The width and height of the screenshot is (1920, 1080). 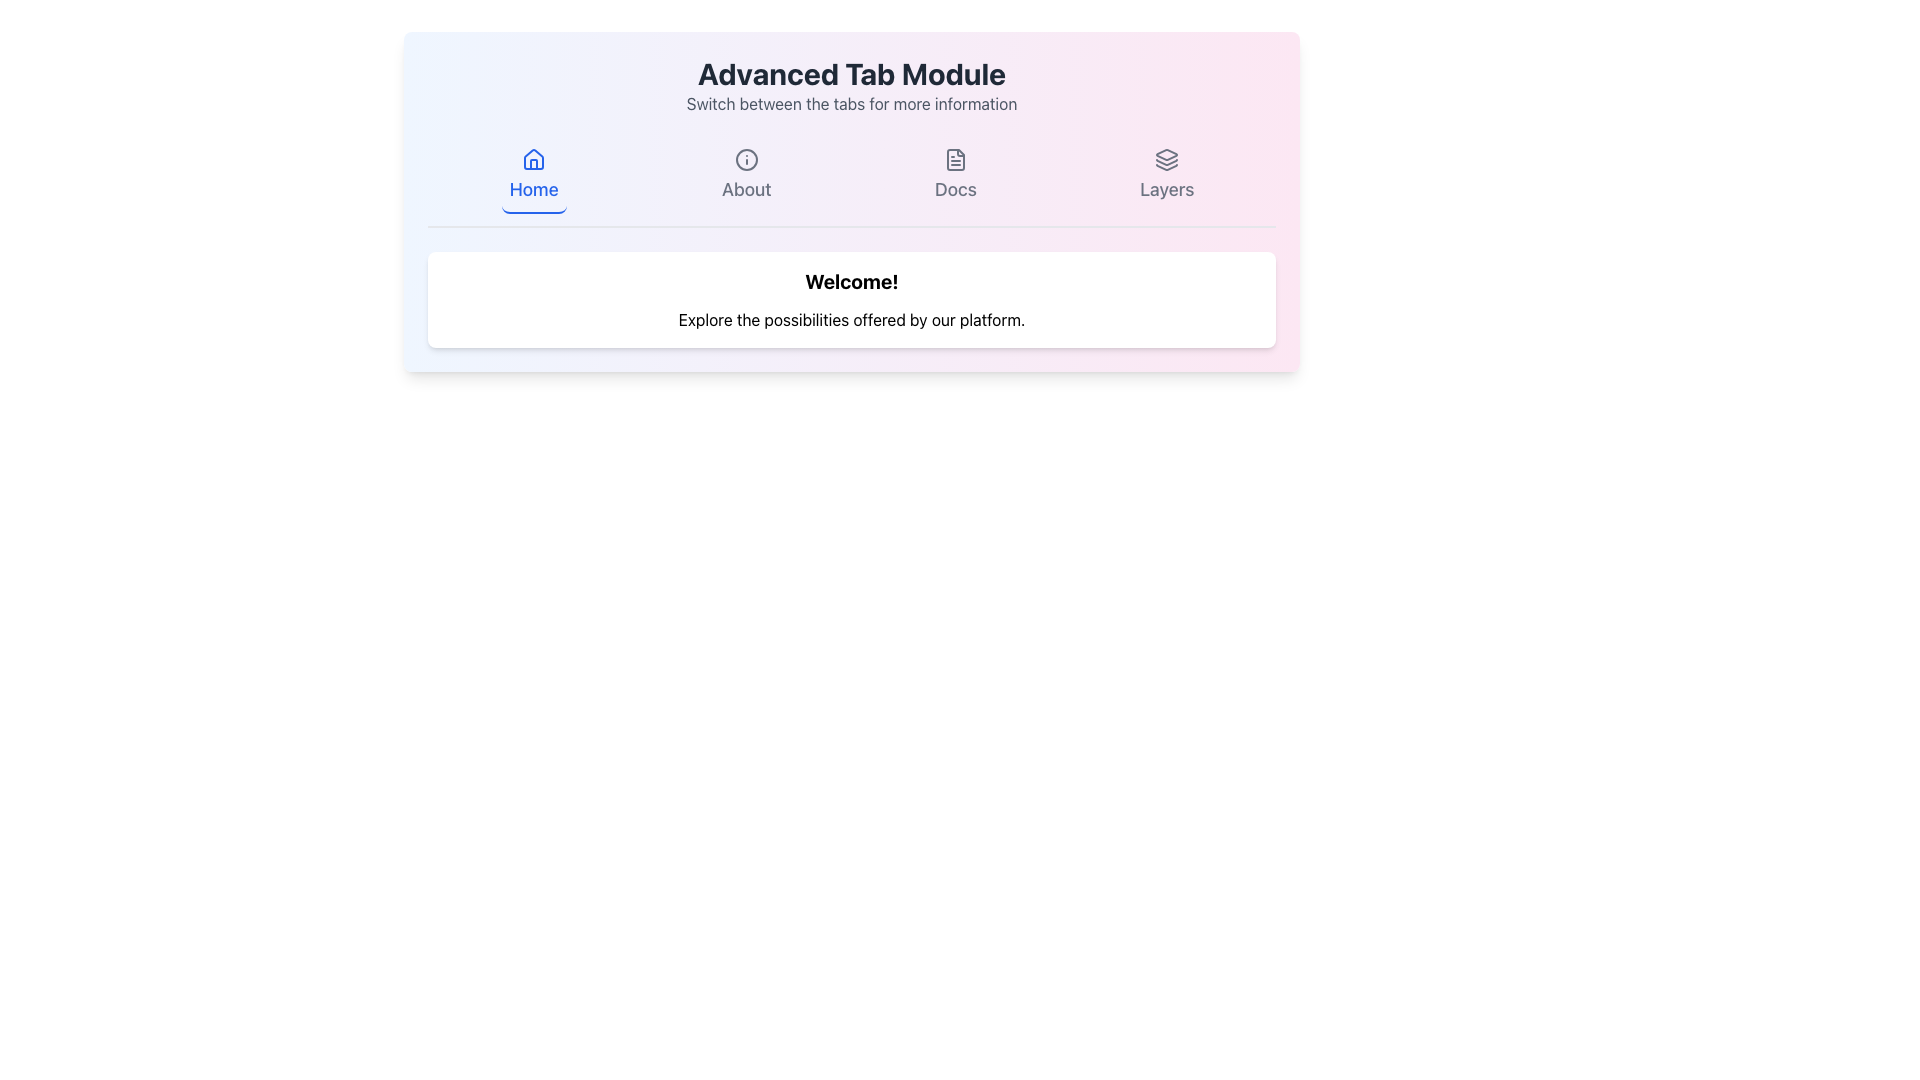 I want to click on the Text Display Panel that features a white background with rounded corners, containing the text 'Welcome!' and 'Explore the possibilities offered by our platform.', so click(x=851, y=300).